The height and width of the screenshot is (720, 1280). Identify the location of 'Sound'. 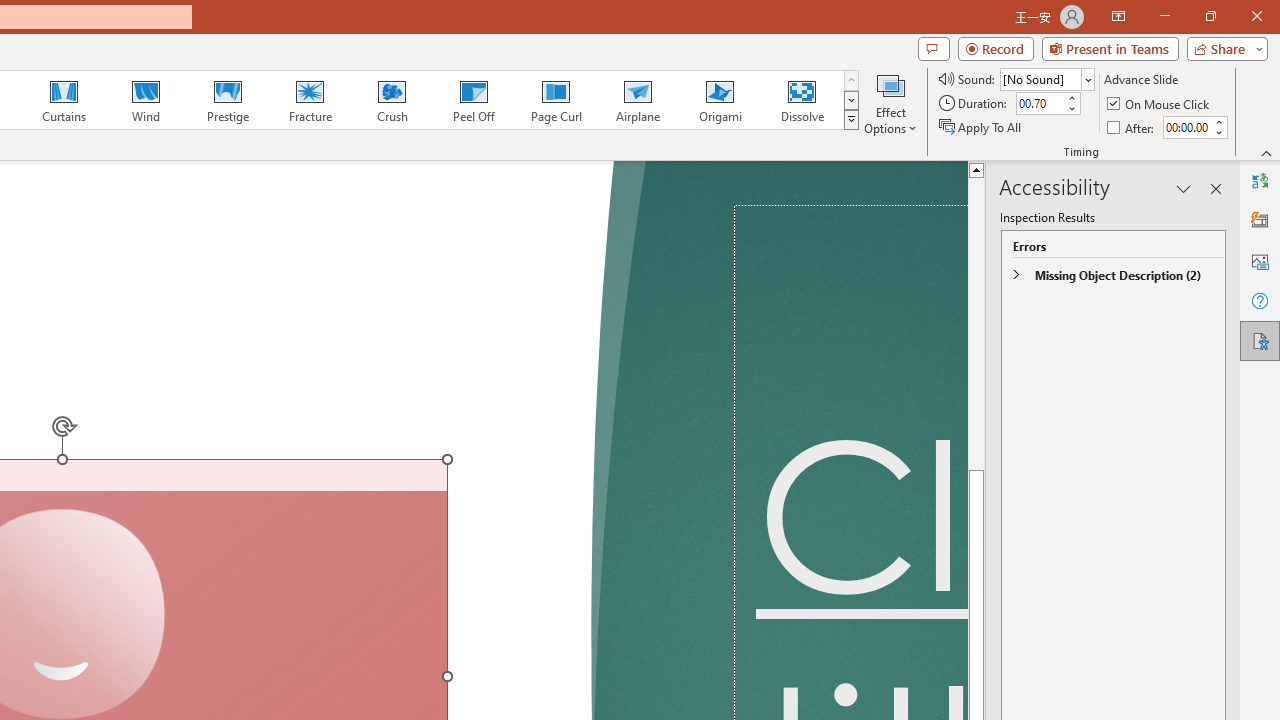
(1046, 78).